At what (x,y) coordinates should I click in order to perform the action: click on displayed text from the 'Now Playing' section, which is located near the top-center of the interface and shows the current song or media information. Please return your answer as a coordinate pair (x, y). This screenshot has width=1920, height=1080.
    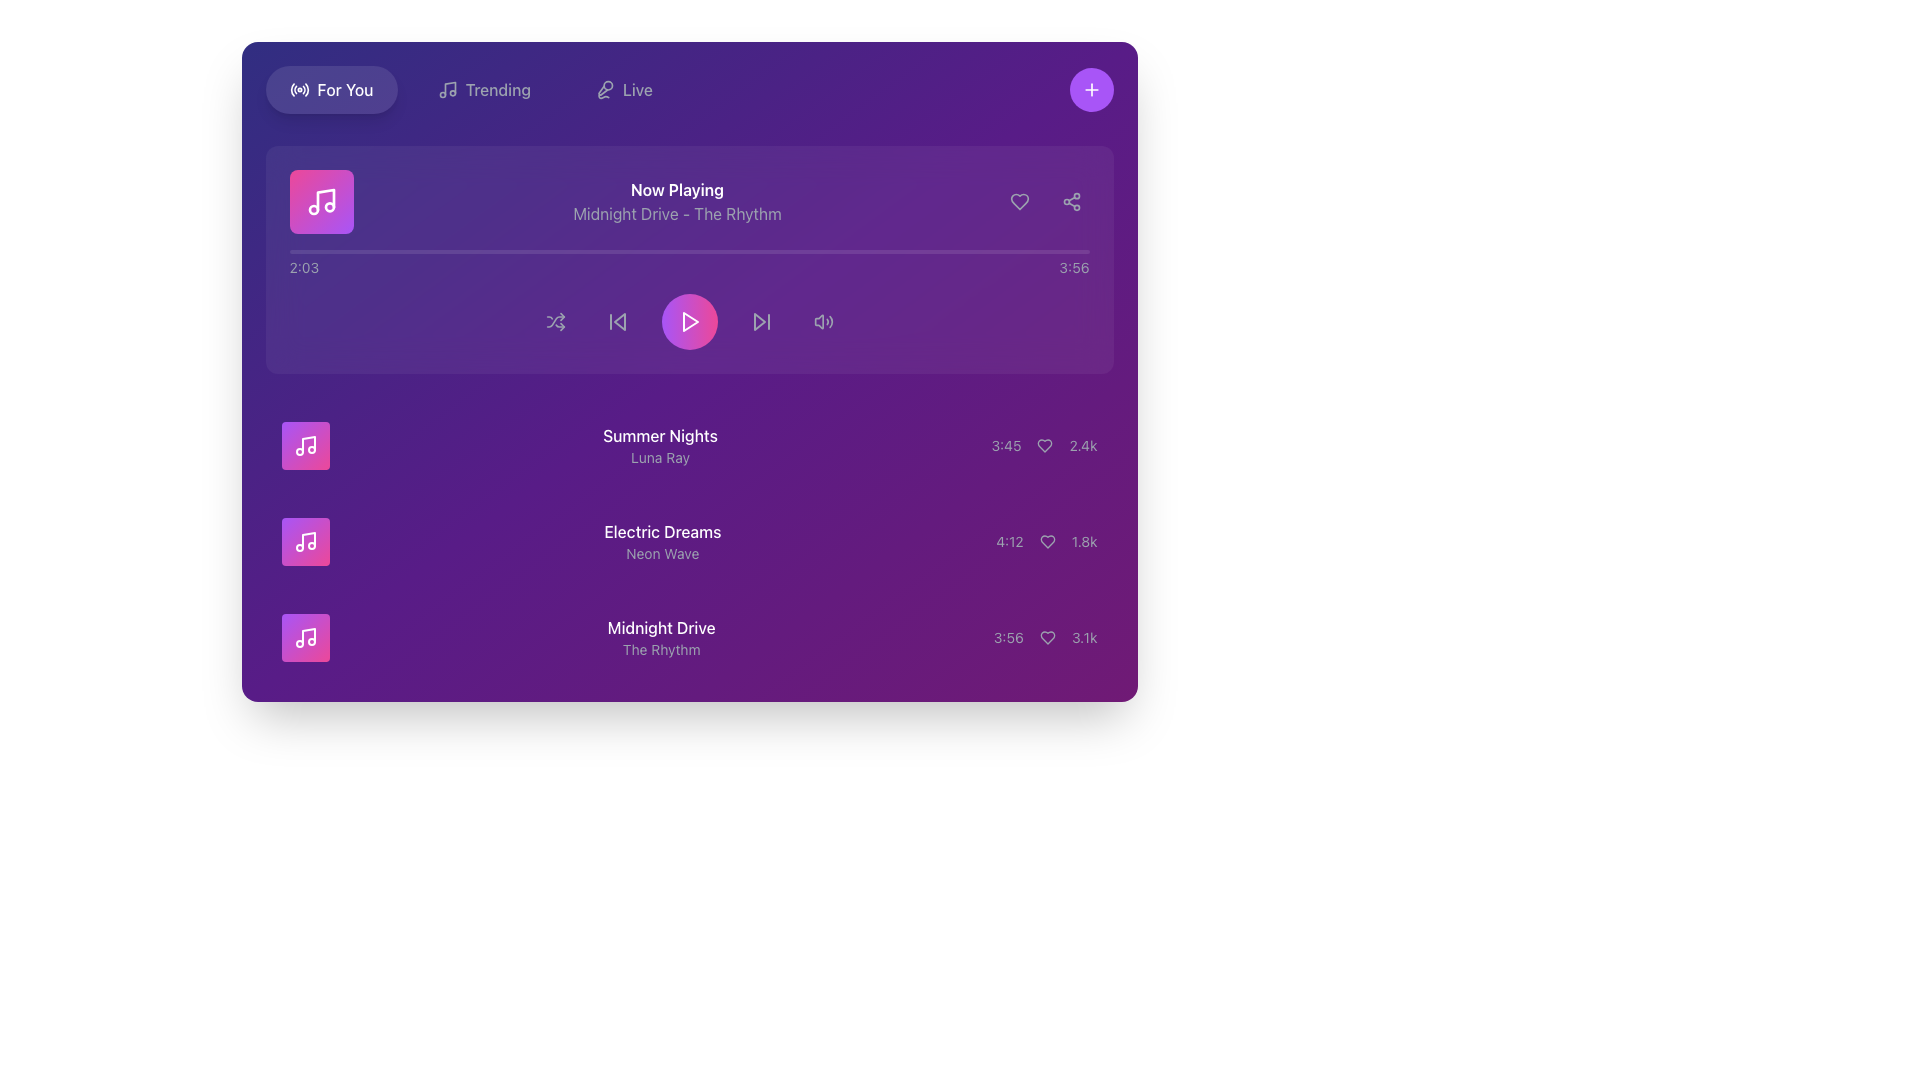
    Looking at the image, I should click on (677, 201).